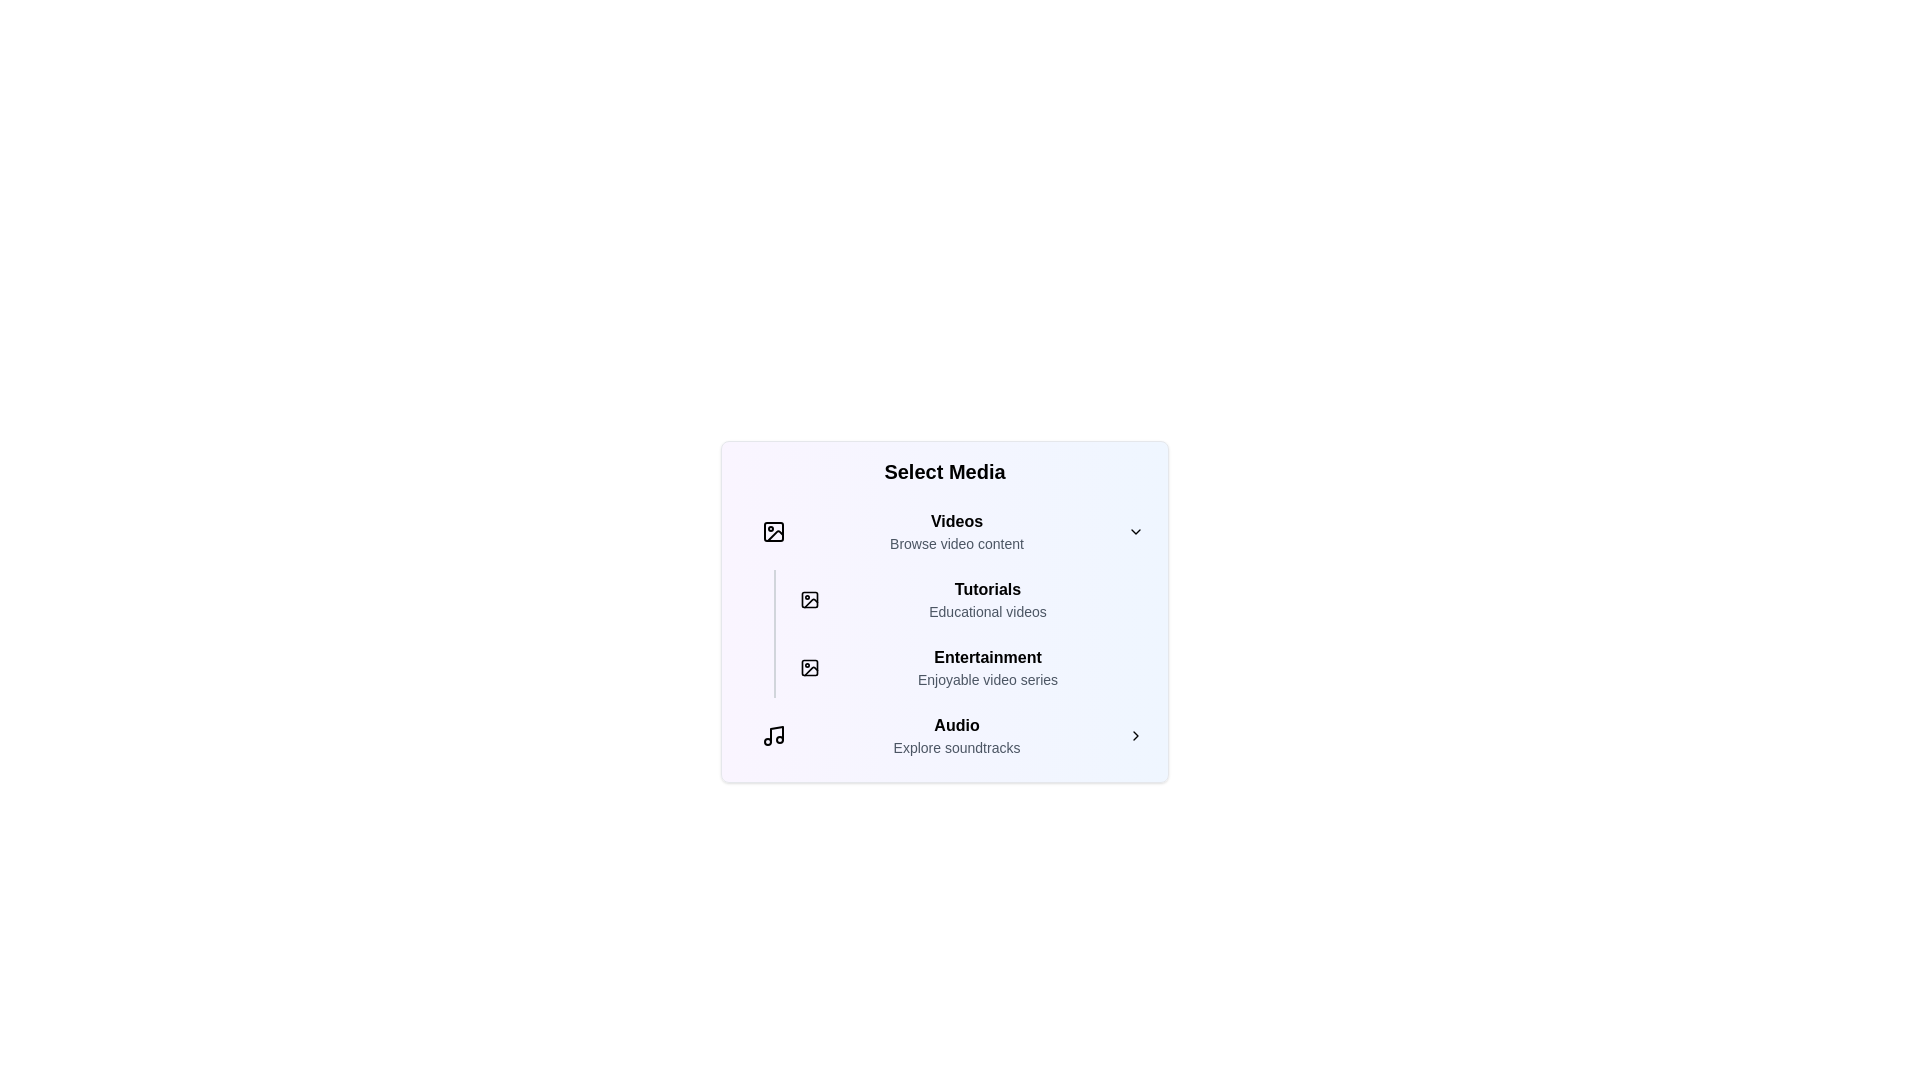 This screenshot has width=1920, height=1080. What do you see at coordinates (776, 734) in the screenshot?
I see `the 'Audio' icon located at the bottom of the vertically aligned list within the card UI component, positioned directly to the left of the 'Audio' option's label text` at bounding box center [776, 734].